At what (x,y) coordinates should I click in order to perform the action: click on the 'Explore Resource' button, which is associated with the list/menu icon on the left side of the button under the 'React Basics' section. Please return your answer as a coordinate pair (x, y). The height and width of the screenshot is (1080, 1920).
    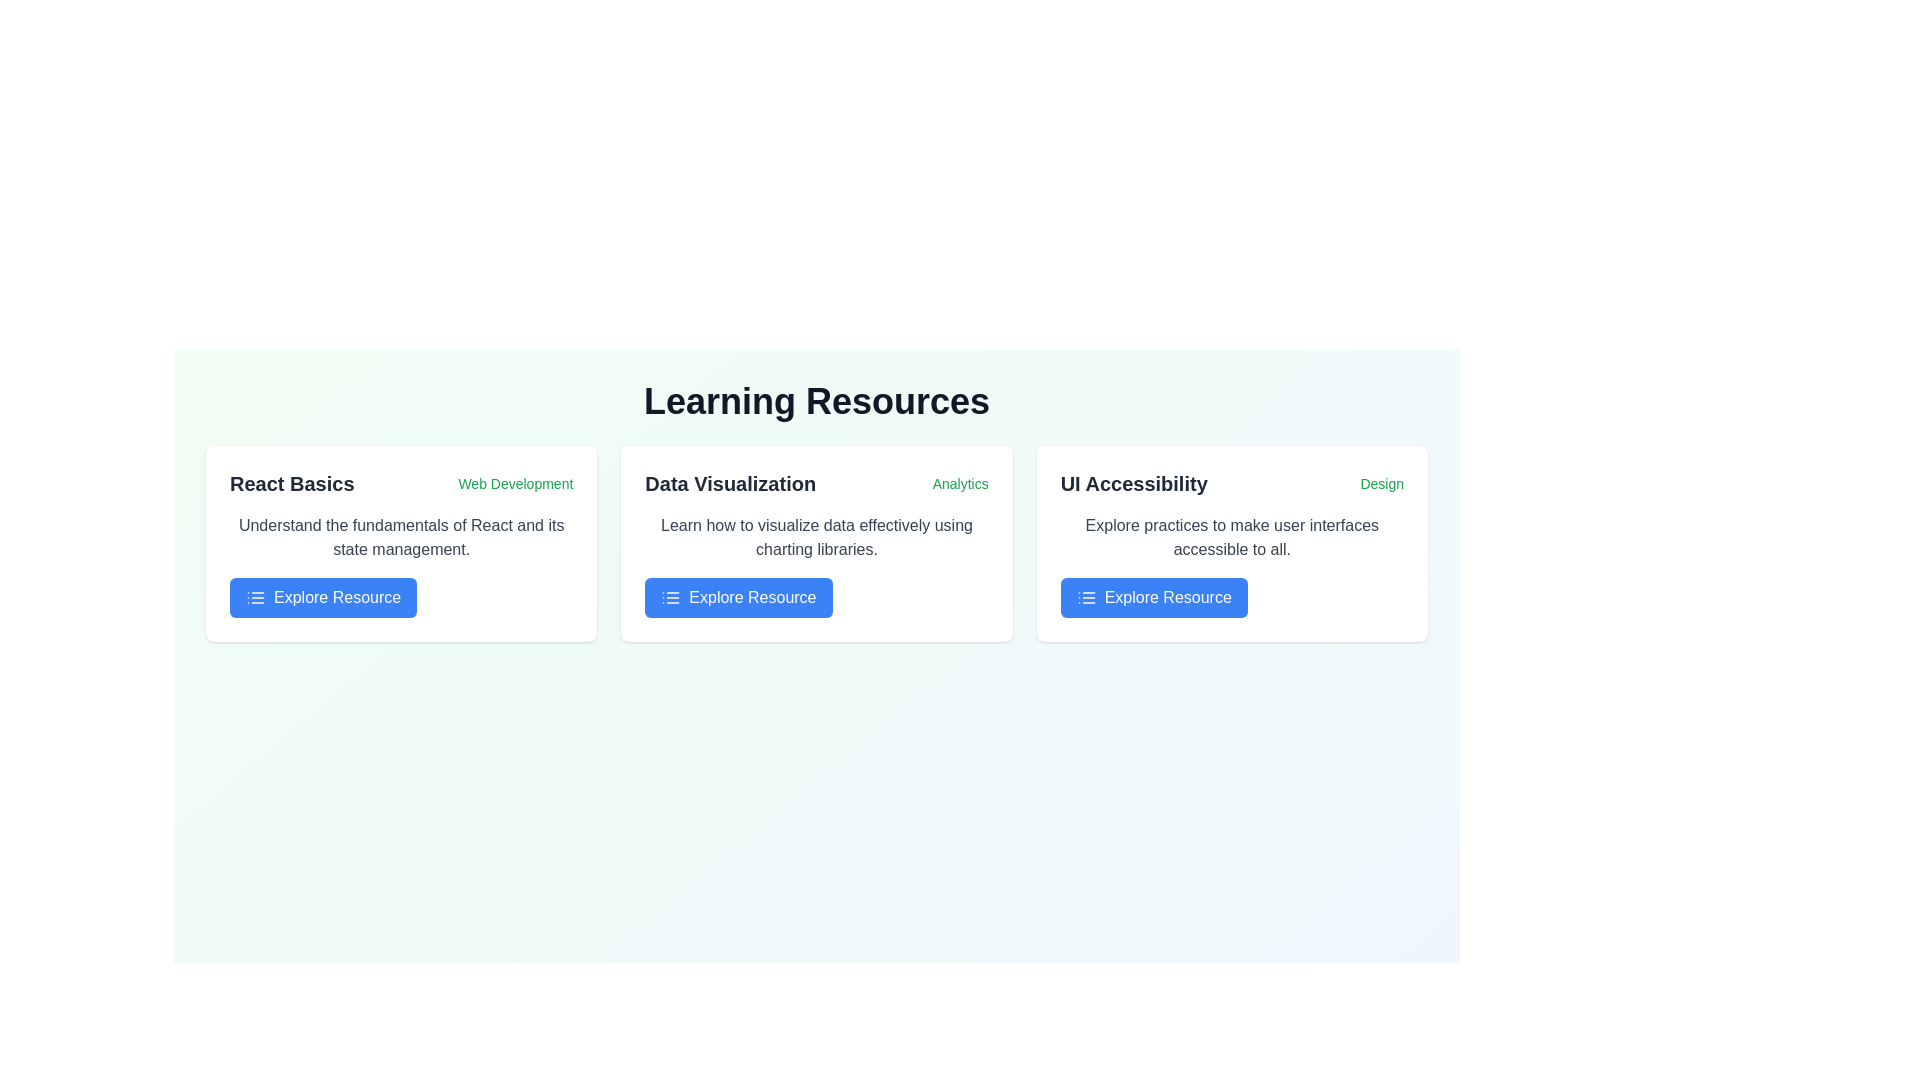
    Looking at the image, I should click on (254, 596).